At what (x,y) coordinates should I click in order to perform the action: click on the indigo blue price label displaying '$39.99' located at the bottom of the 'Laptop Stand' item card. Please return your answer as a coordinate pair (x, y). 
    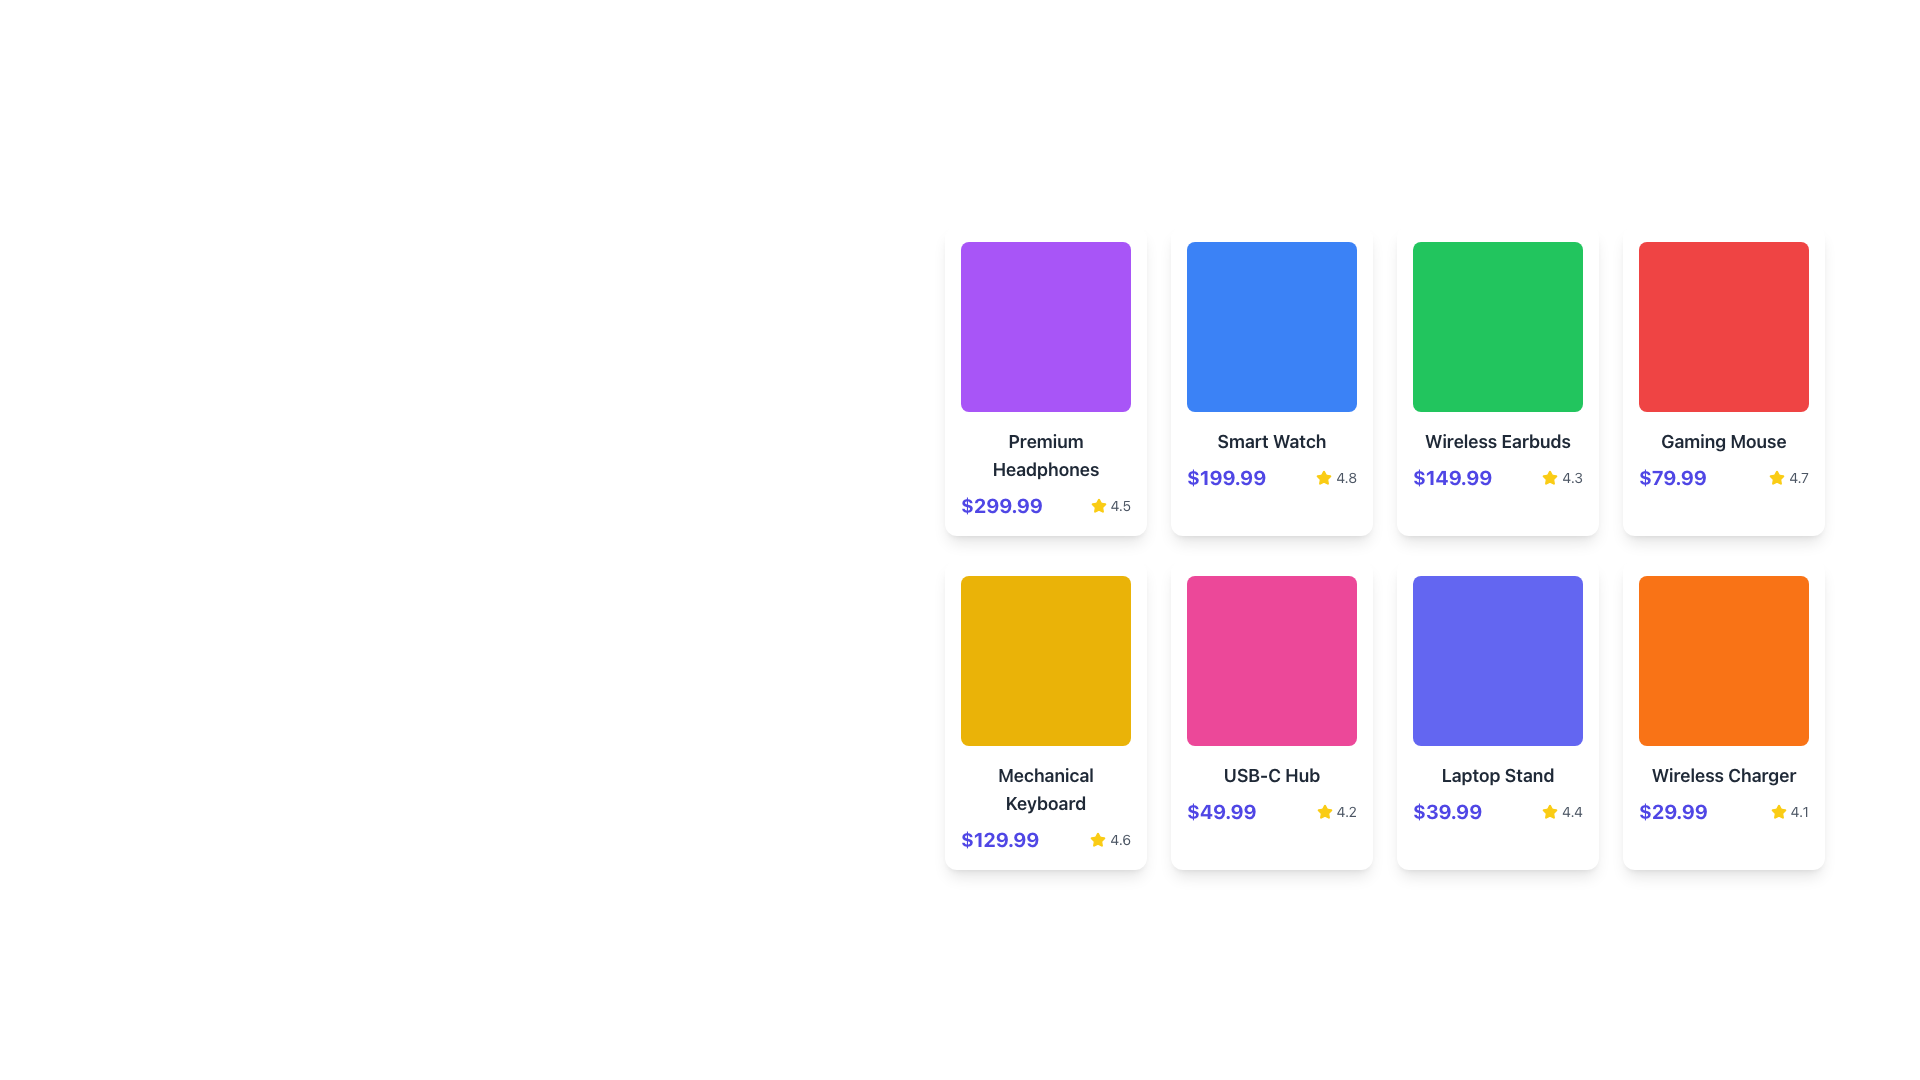
    Looking at the image, I should click on (1447, 812).